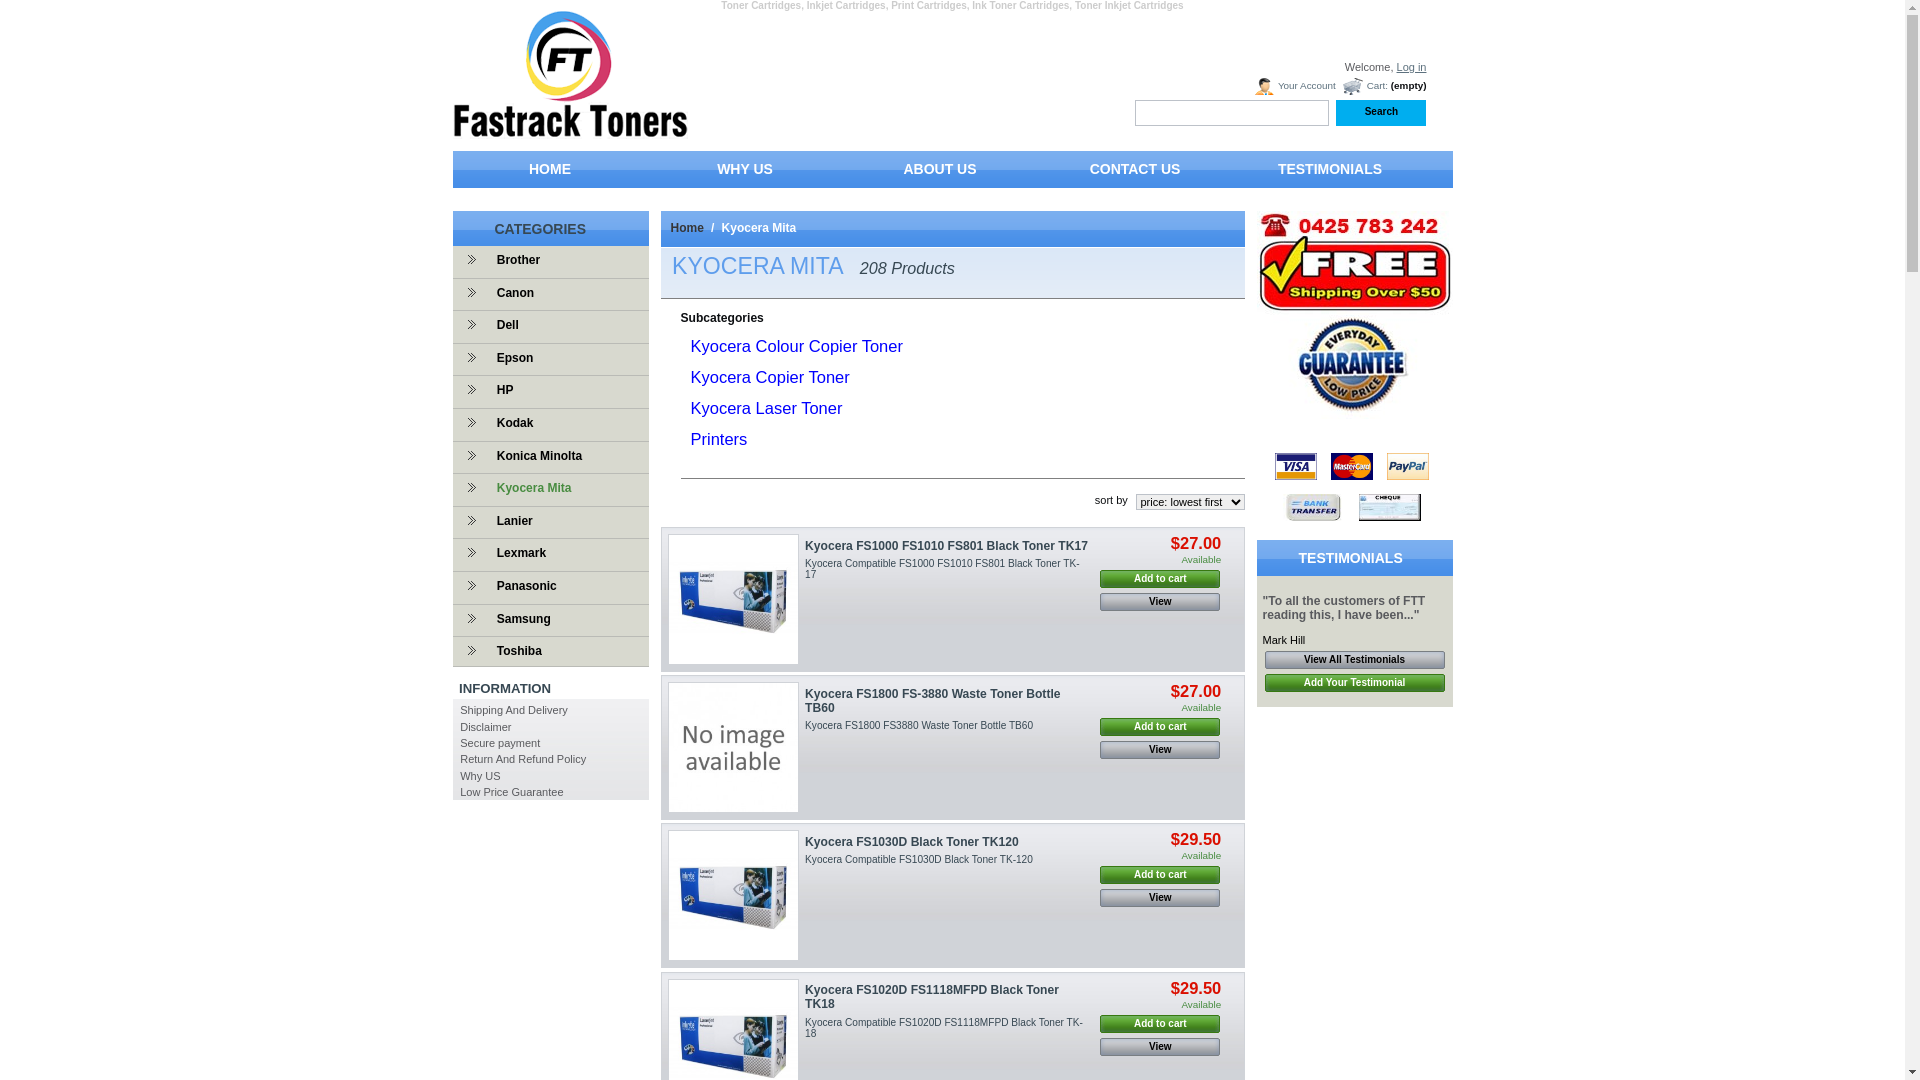 The image size is (1920, 1080). What do you see at coordinates (1262, 659) in the screenshot?
I see `'View All Testimonials'` at bounding box center [1262, 659].